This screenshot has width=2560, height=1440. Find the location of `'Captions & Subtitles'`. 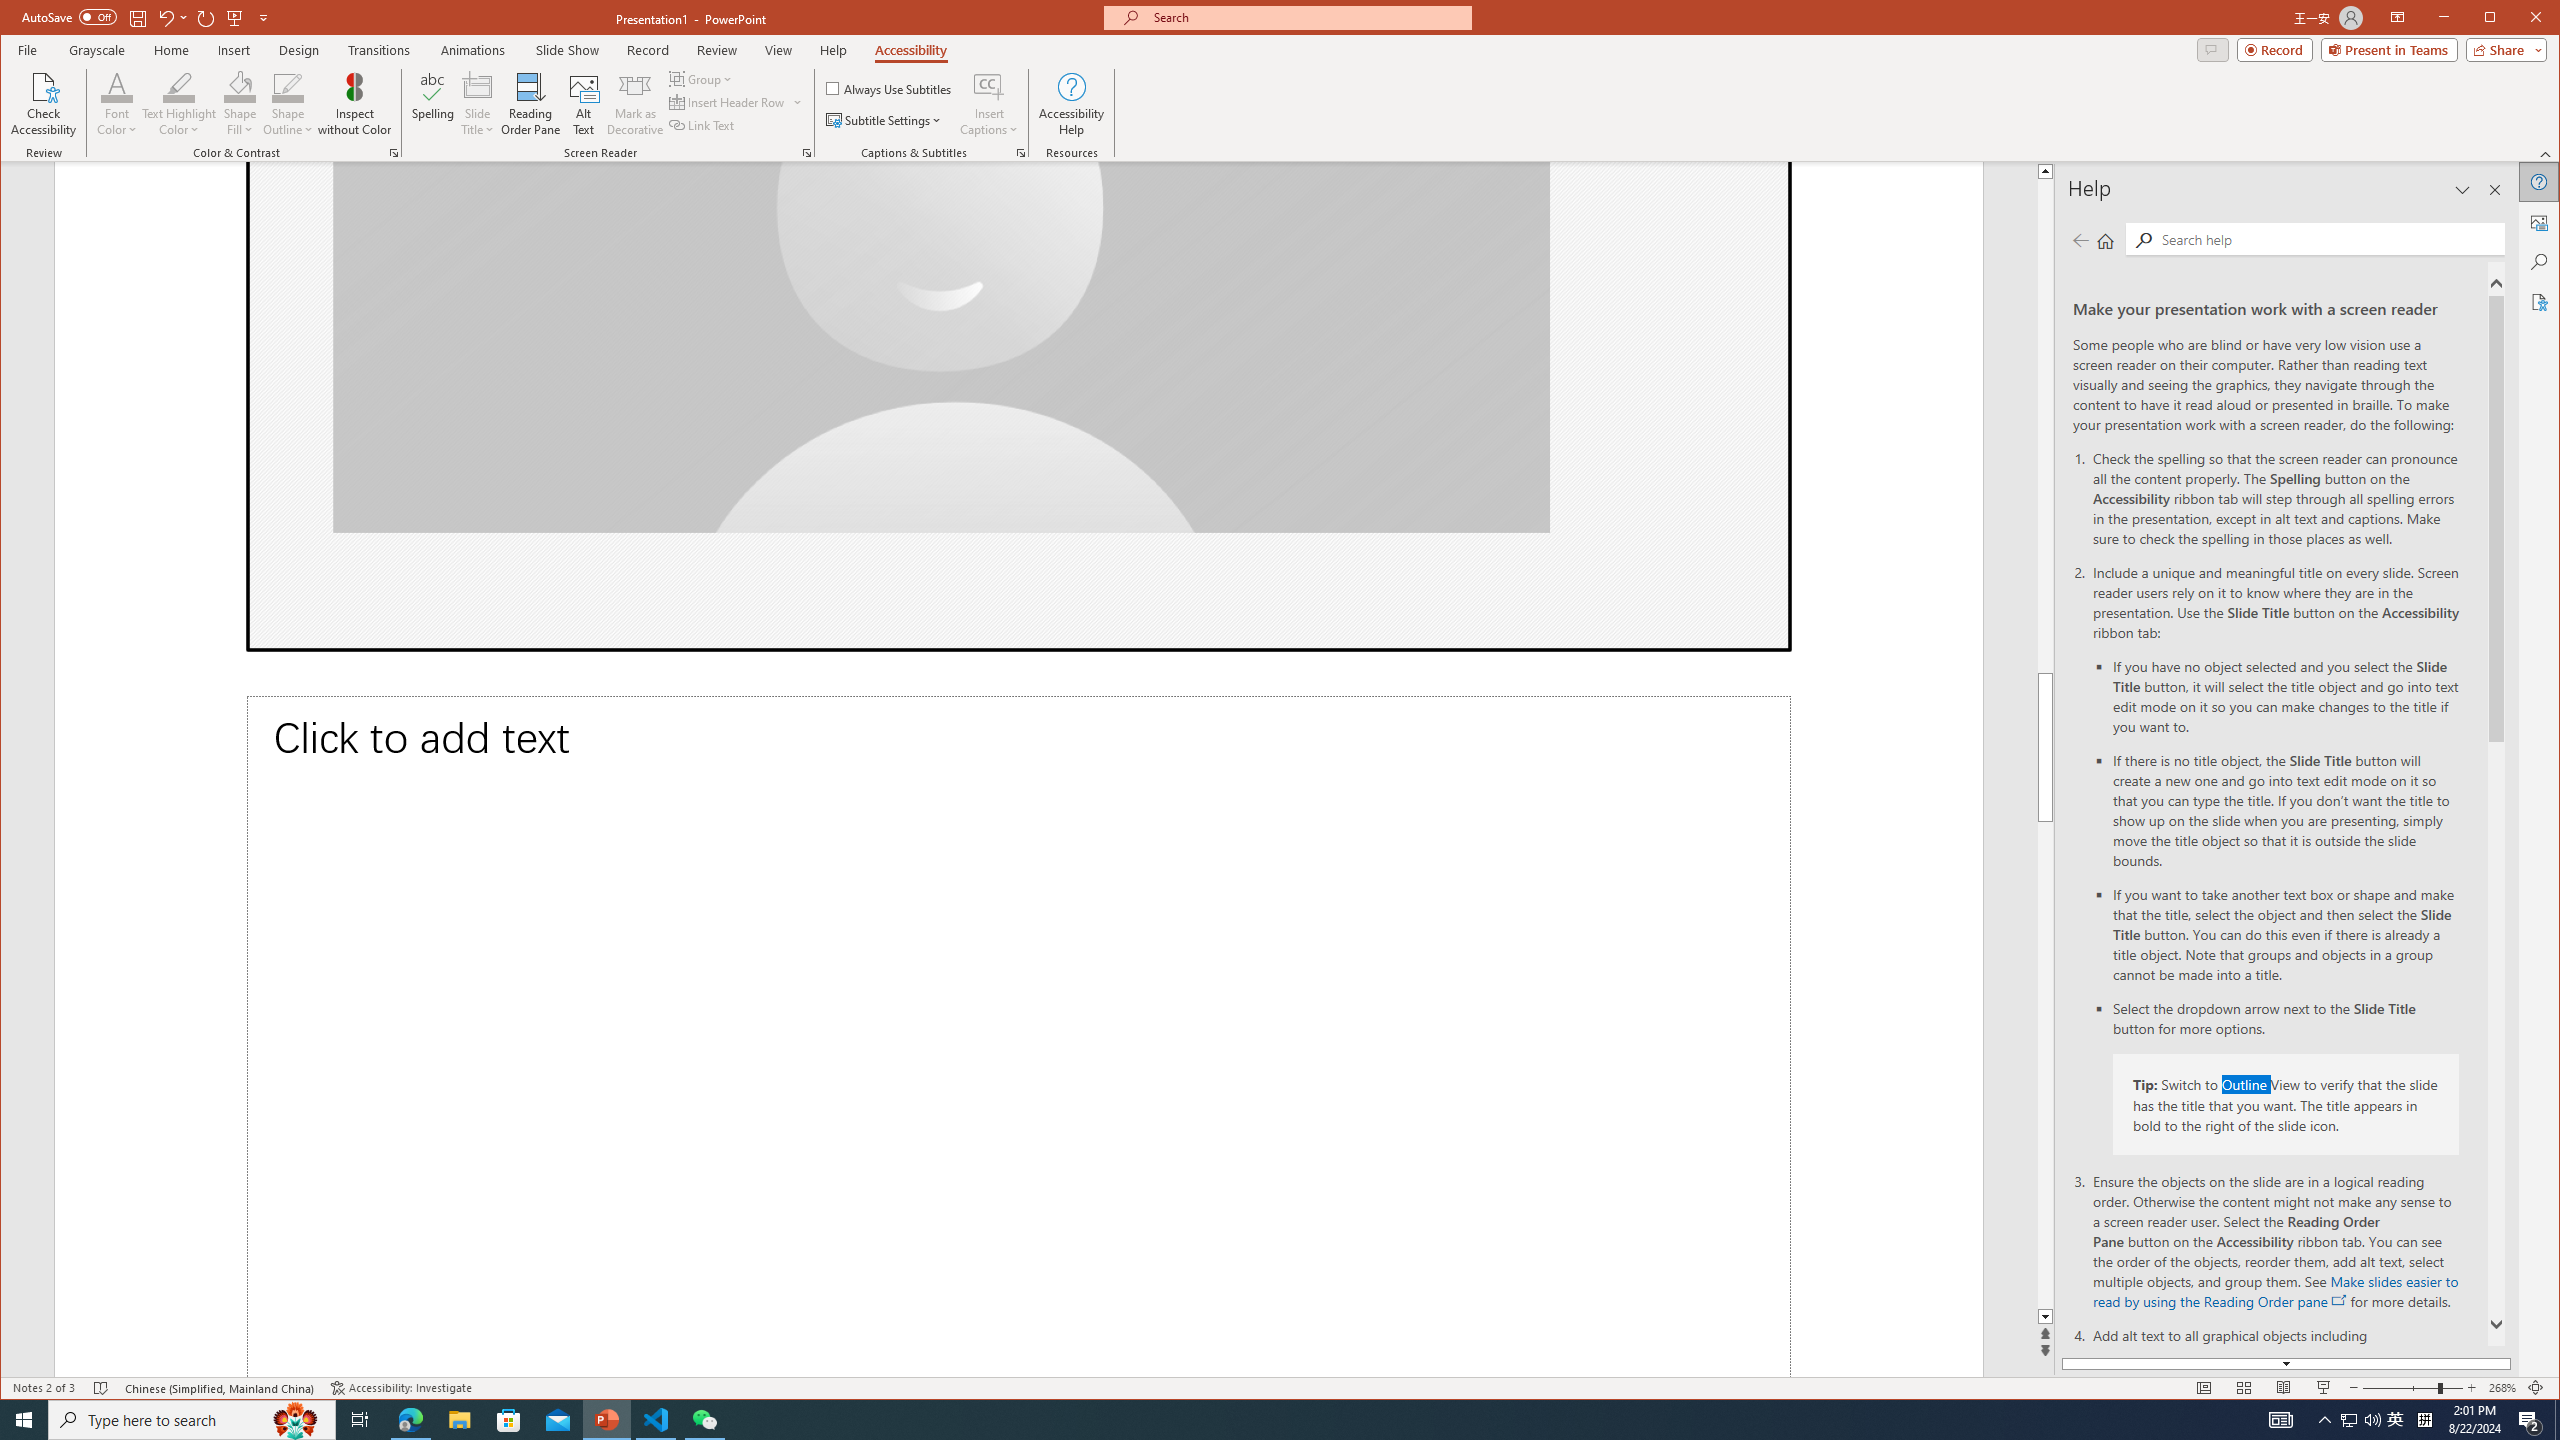

'Captions & Subtitles' is located at coordinates (1020, 153).